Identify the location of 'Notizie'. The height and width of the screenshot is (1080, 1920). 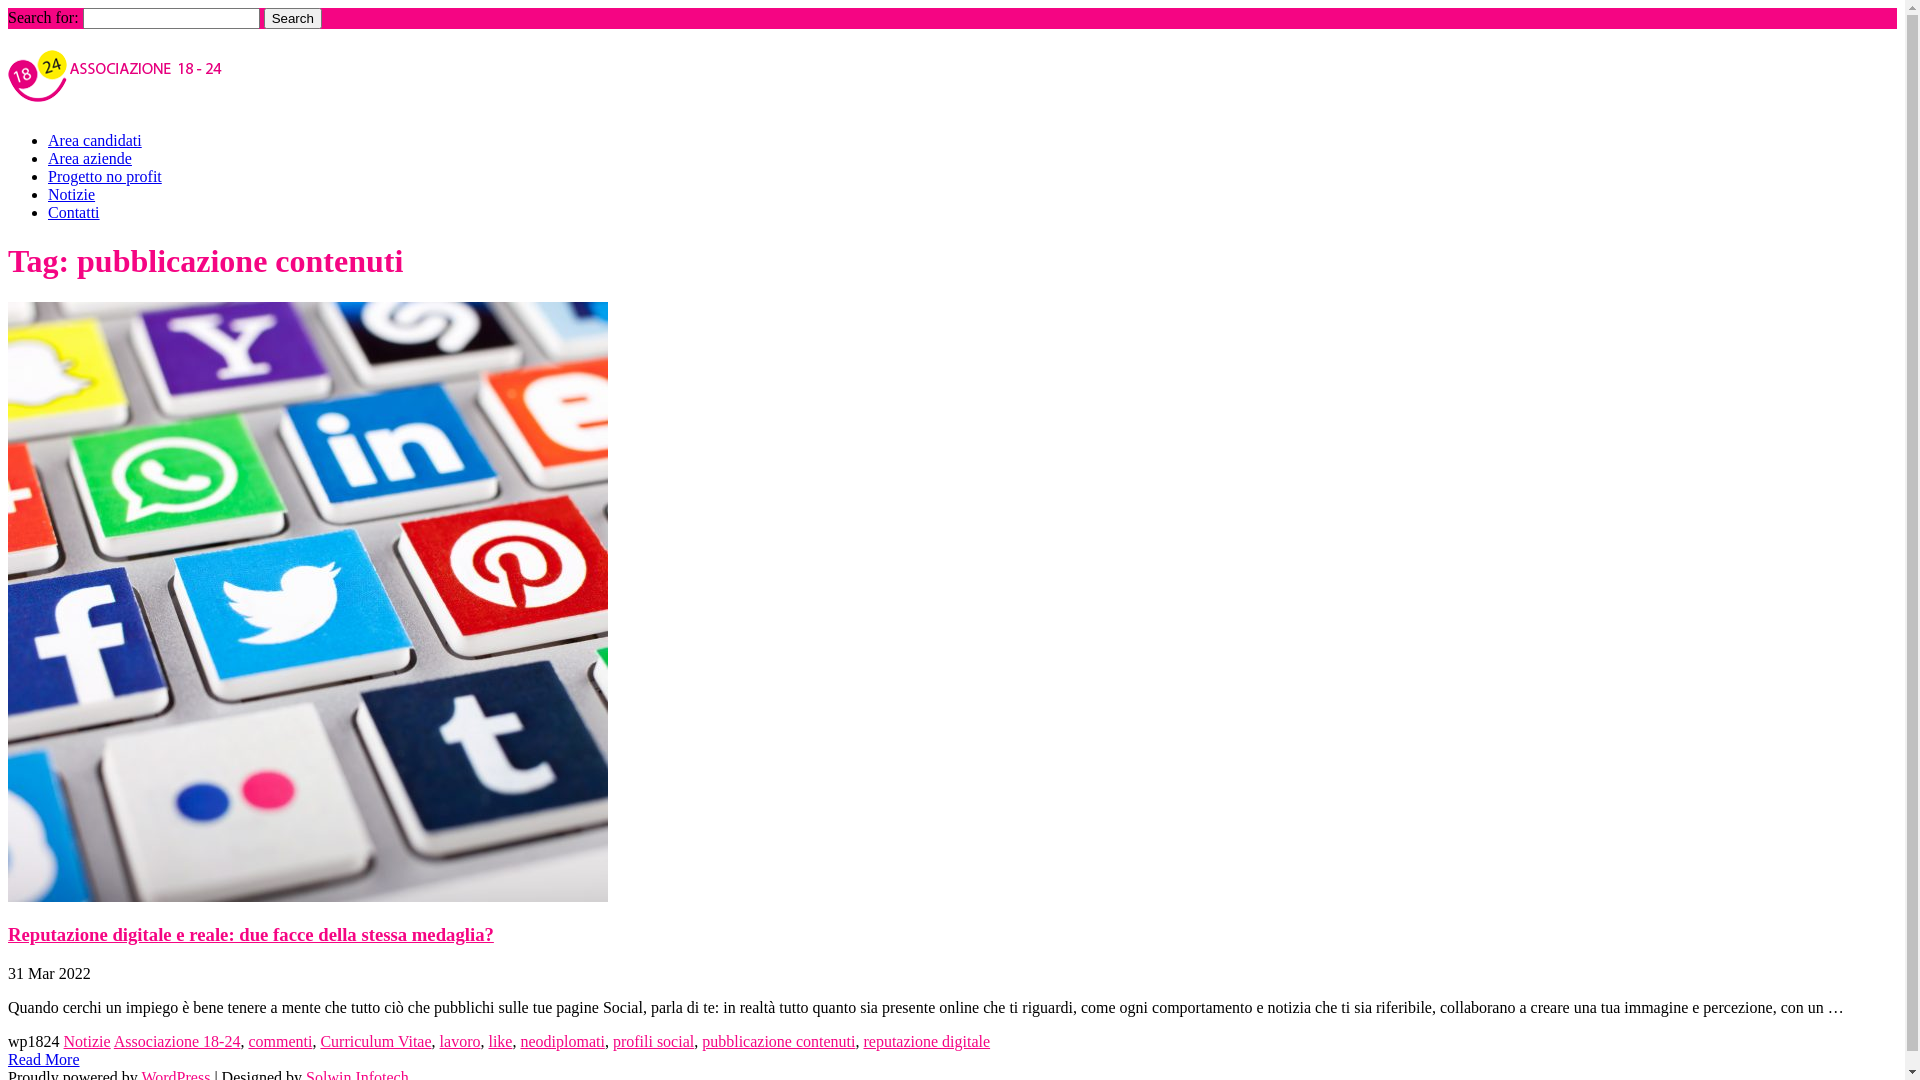
(48, 194).